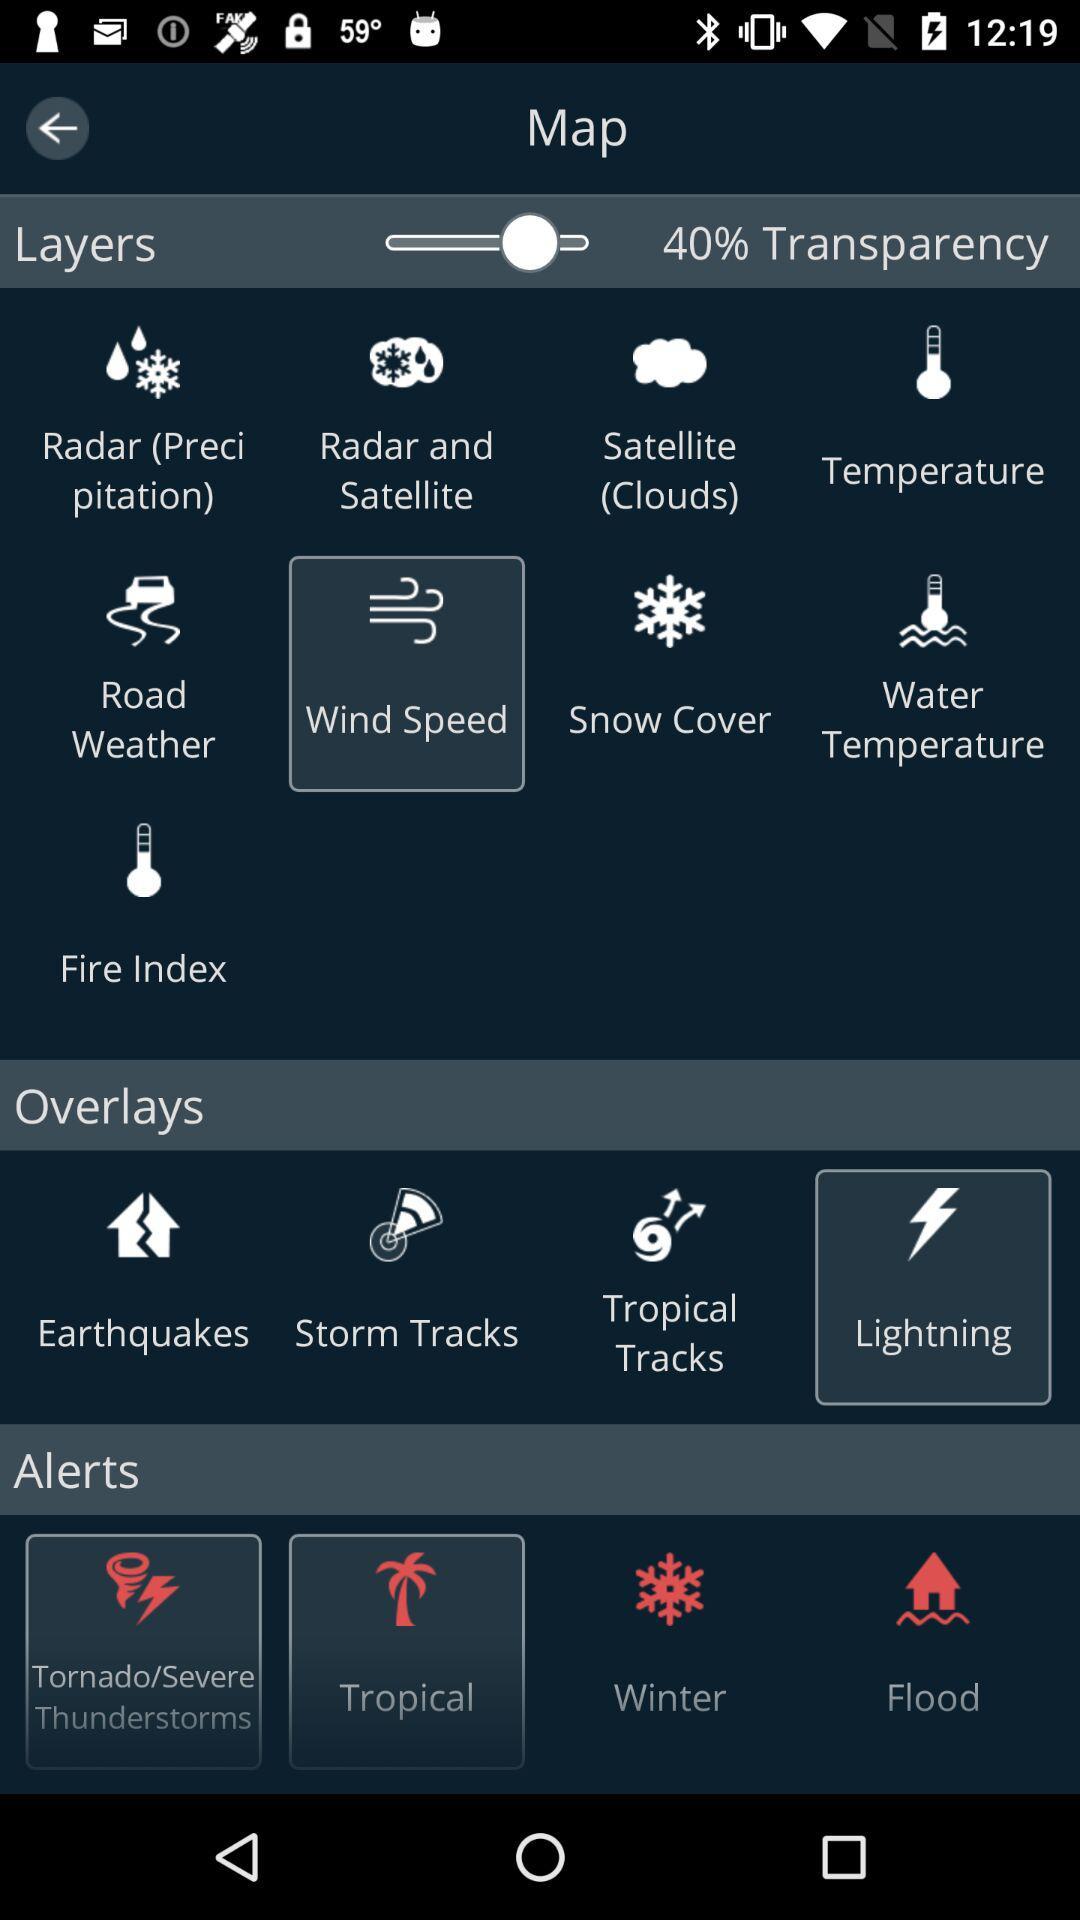 The image size is (1080, 1920). What do you see at coordinates (56, 127) in the screenshot?
I see `the arrow_backward icon` at bounding box center [56, 127].